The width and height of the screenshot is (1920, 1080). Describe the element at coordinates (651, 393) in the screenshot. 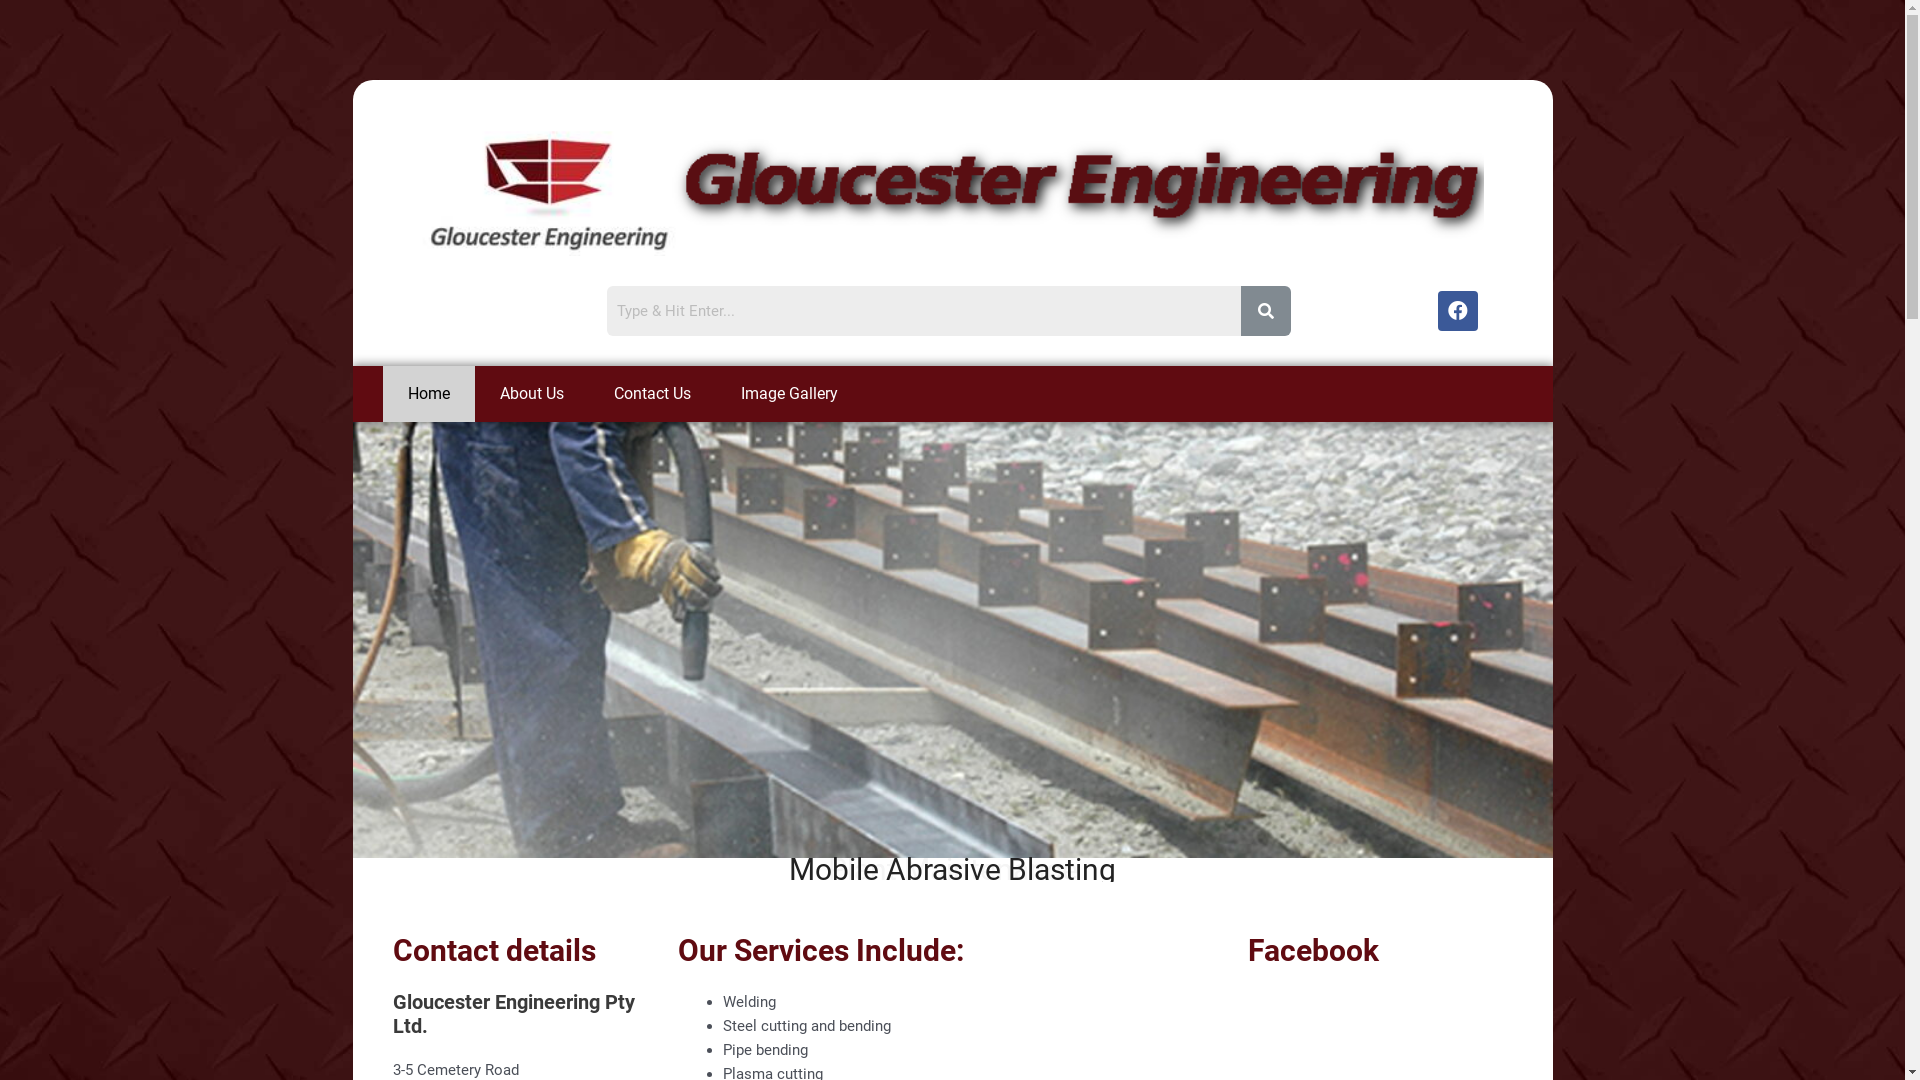

I see `'Contact Us'` at that location.